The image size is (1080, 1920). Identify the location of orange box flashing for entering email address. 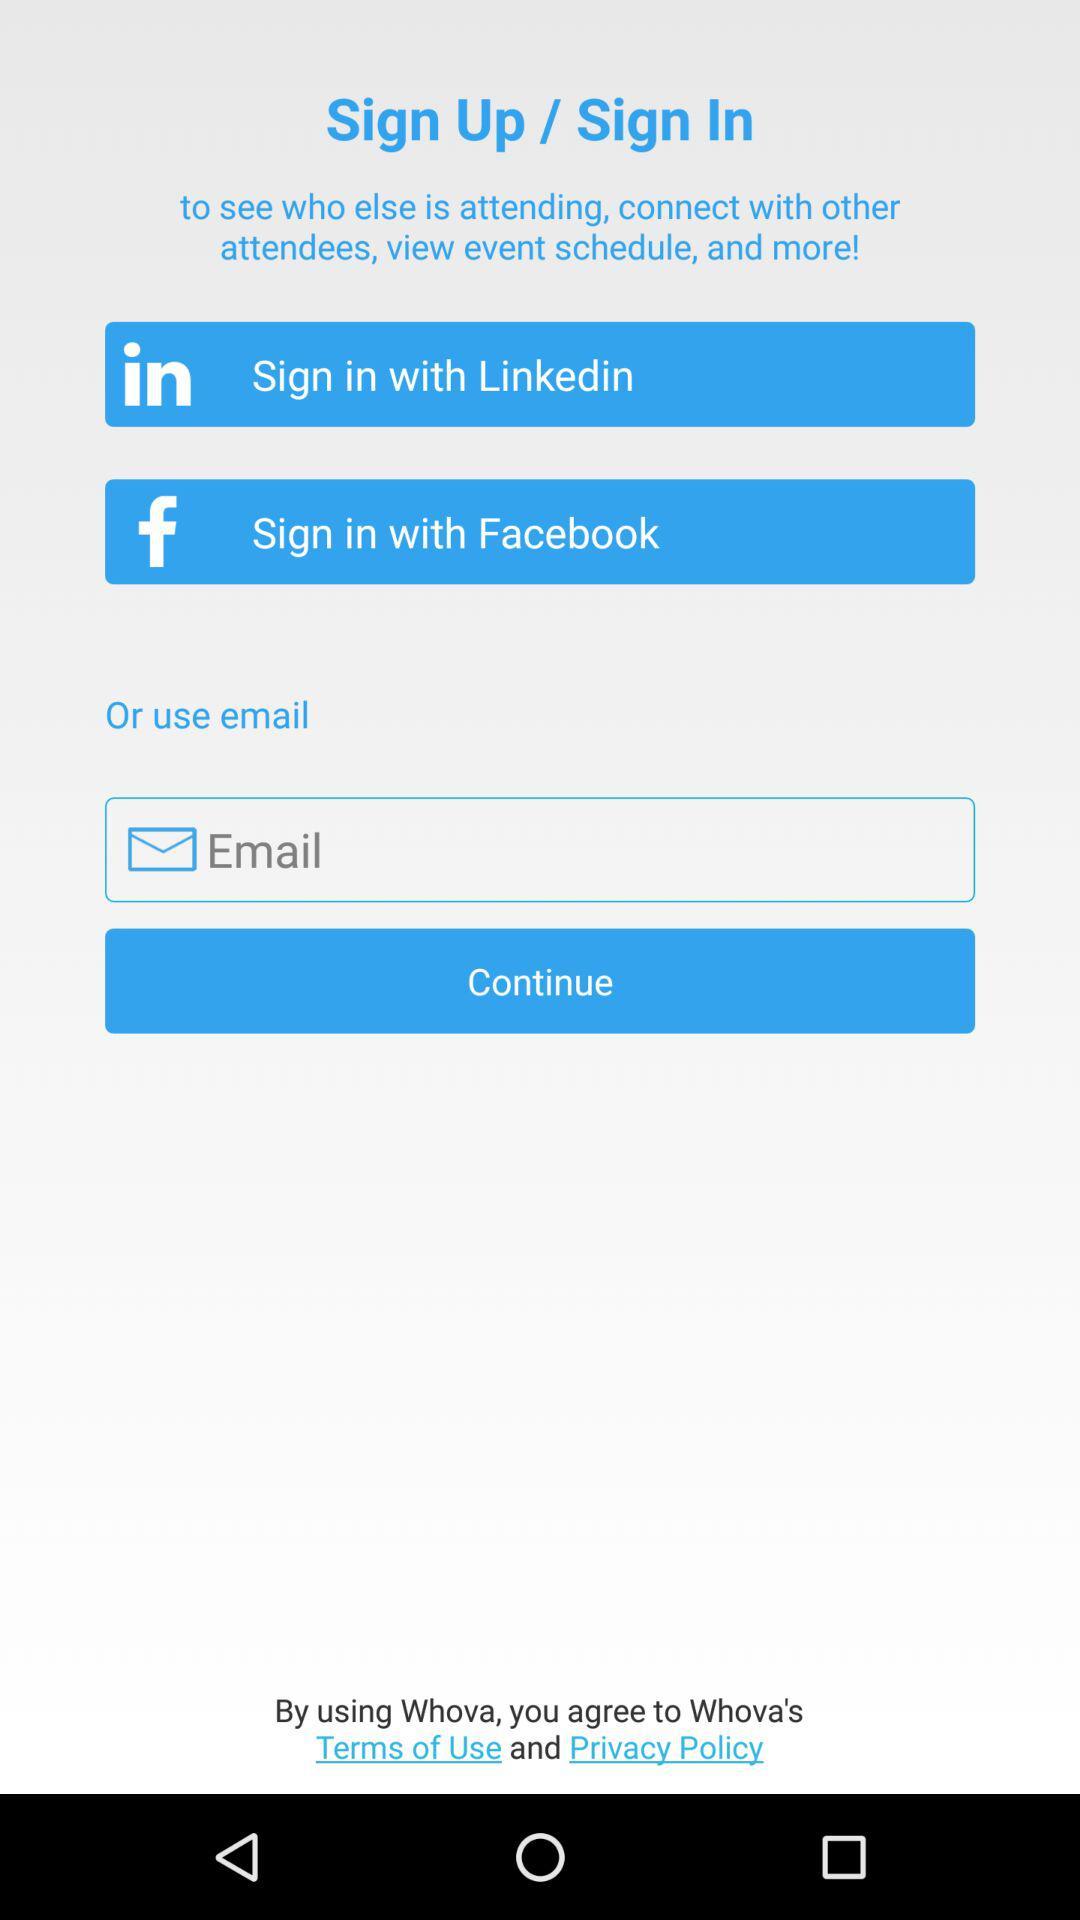
(540, 849).